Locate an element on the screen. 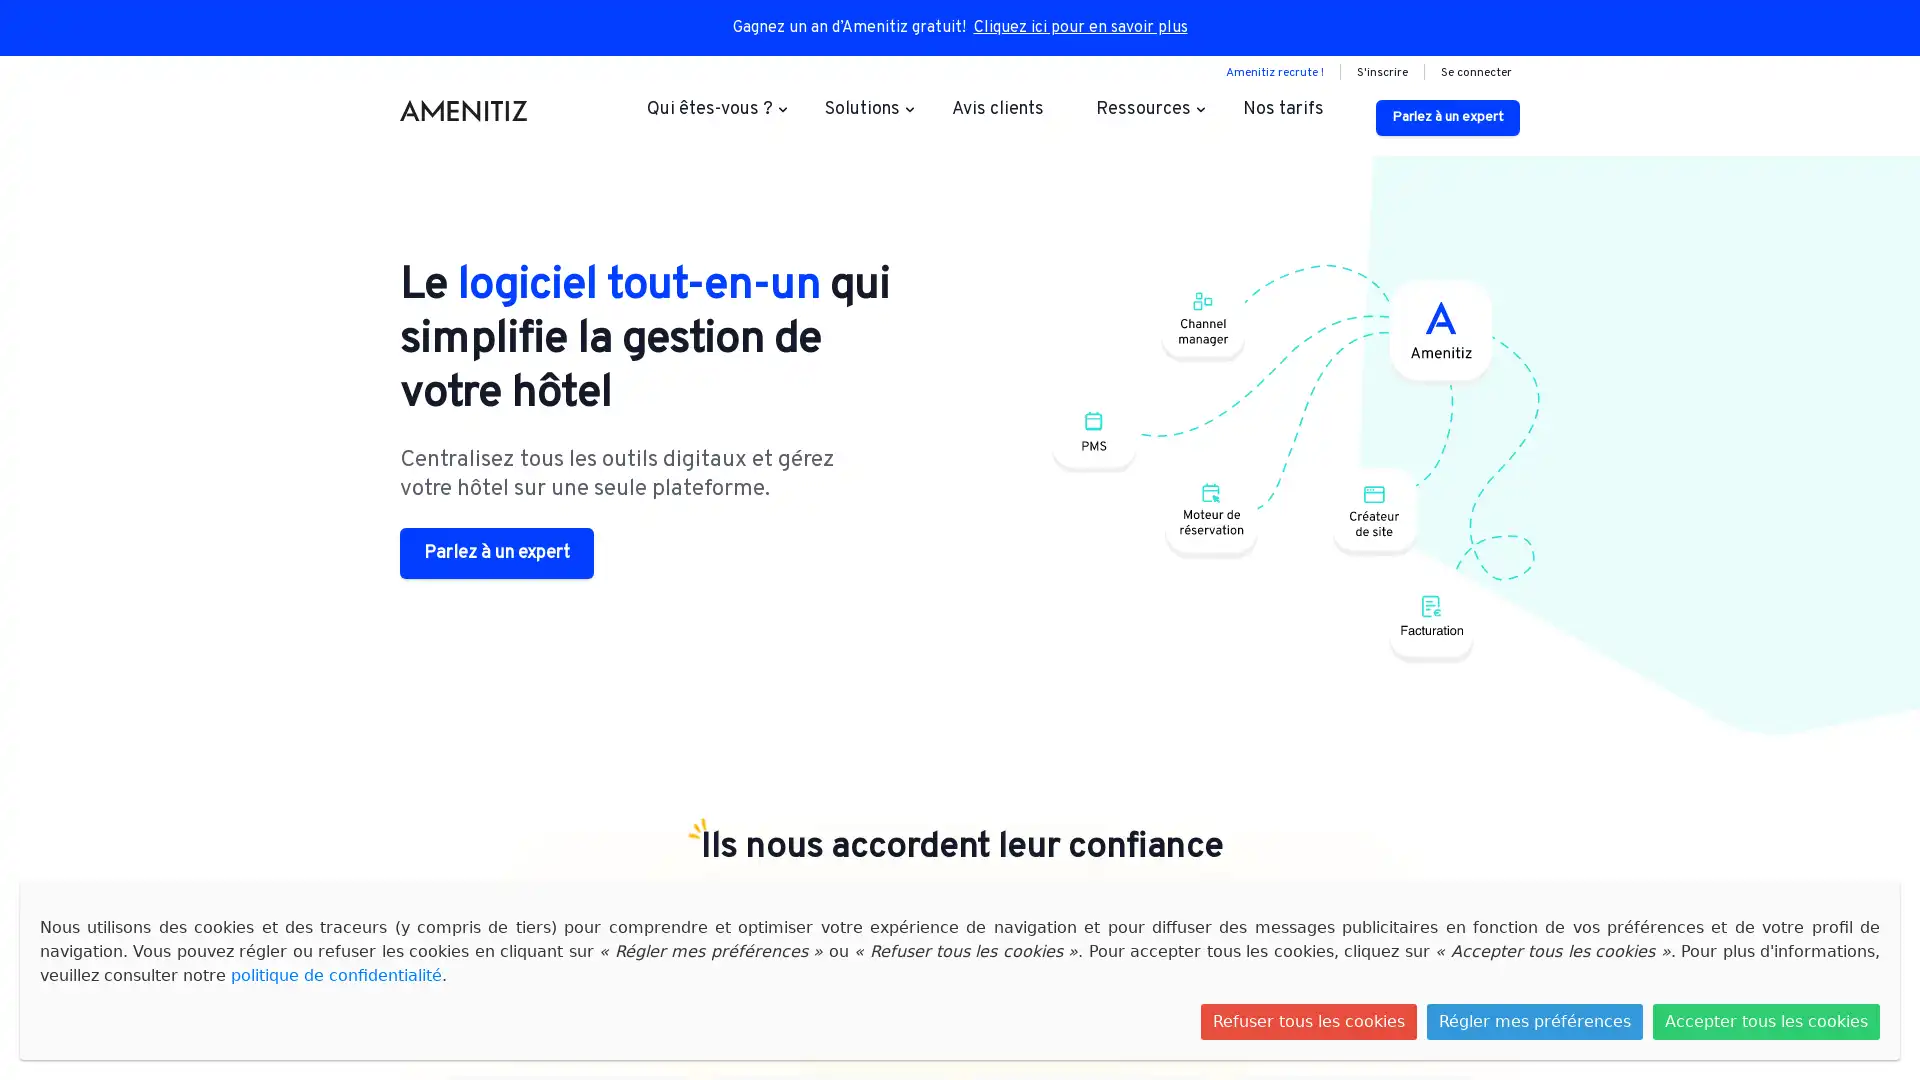 The height and width of the screenshot is (1080, 1920). Refuser tous les cookies is located at coordinates (1309, 1022).